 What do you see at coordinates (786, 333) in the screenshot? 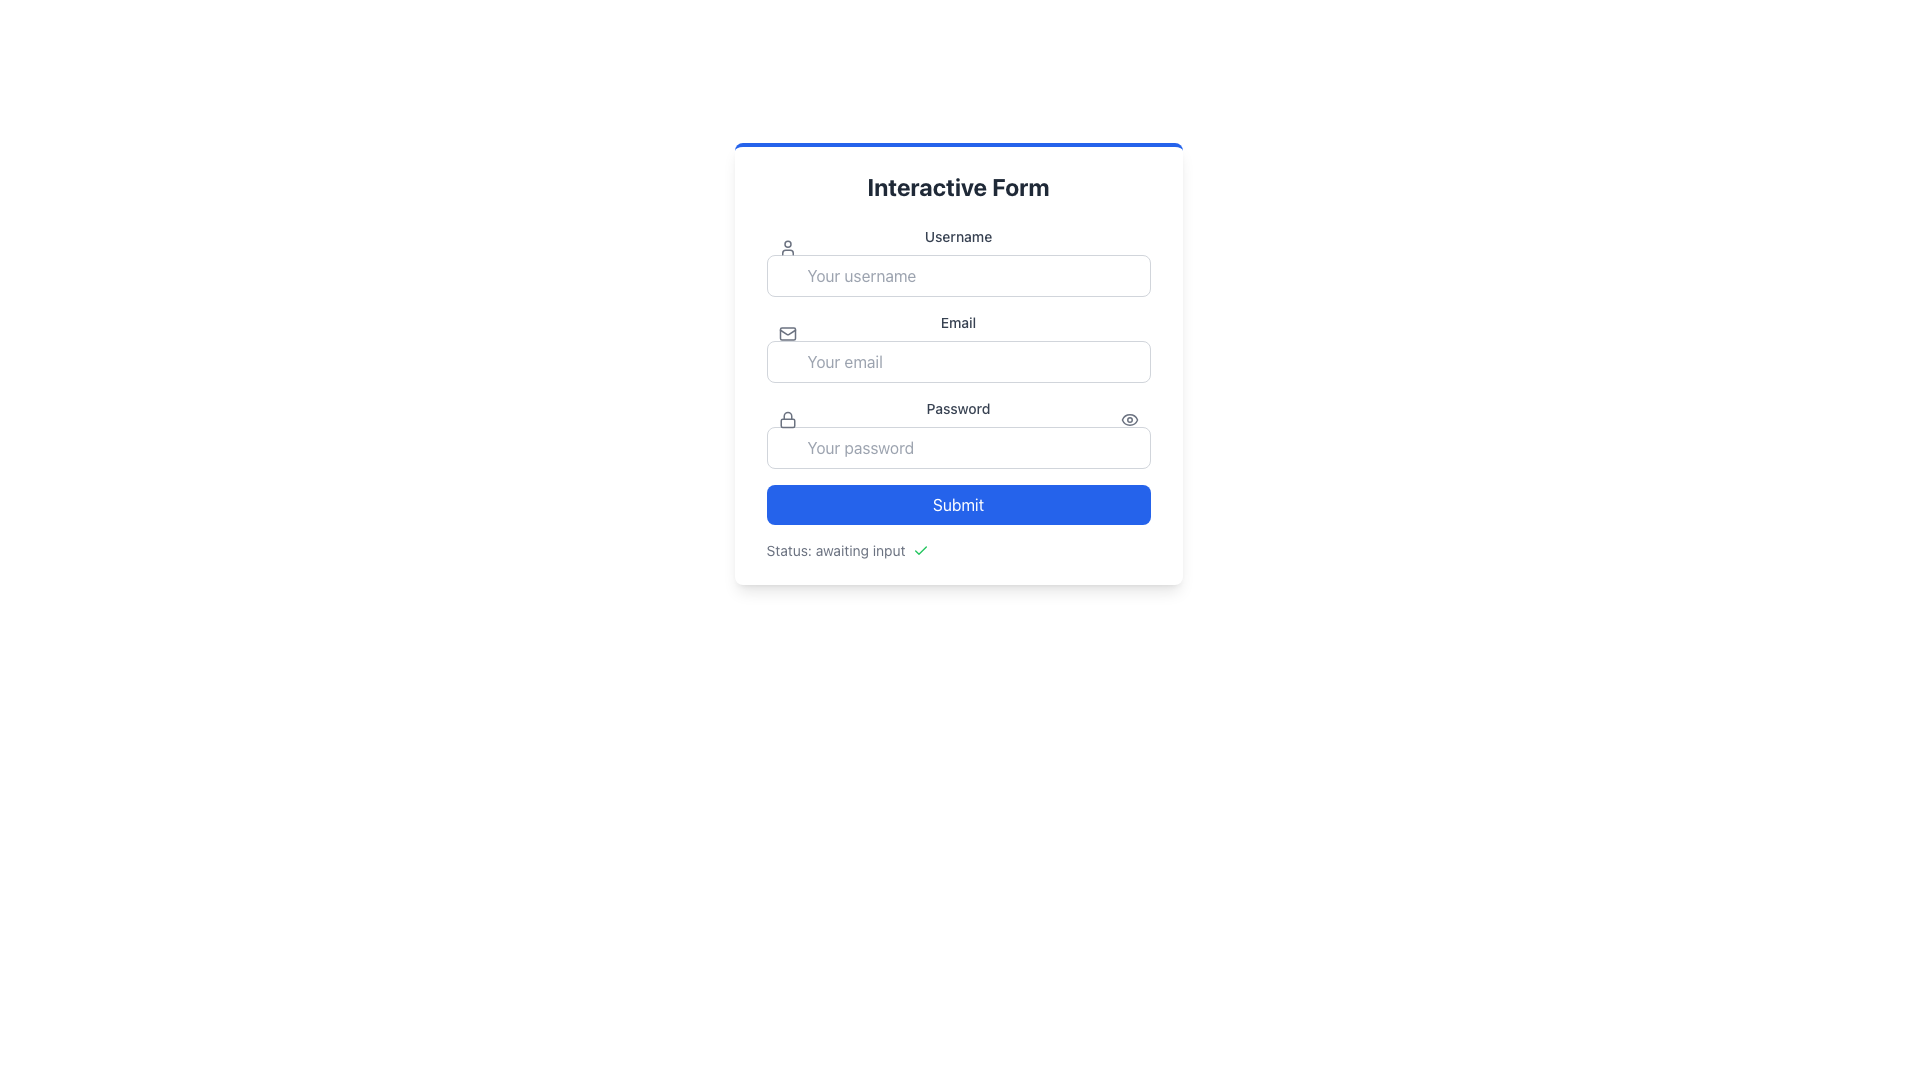
I see `the envelope icon in the 'Email' section of the form, which is styled as an SVG graphic and is located to the left of the 'Your email' input field` at bounding box center [786, 333].